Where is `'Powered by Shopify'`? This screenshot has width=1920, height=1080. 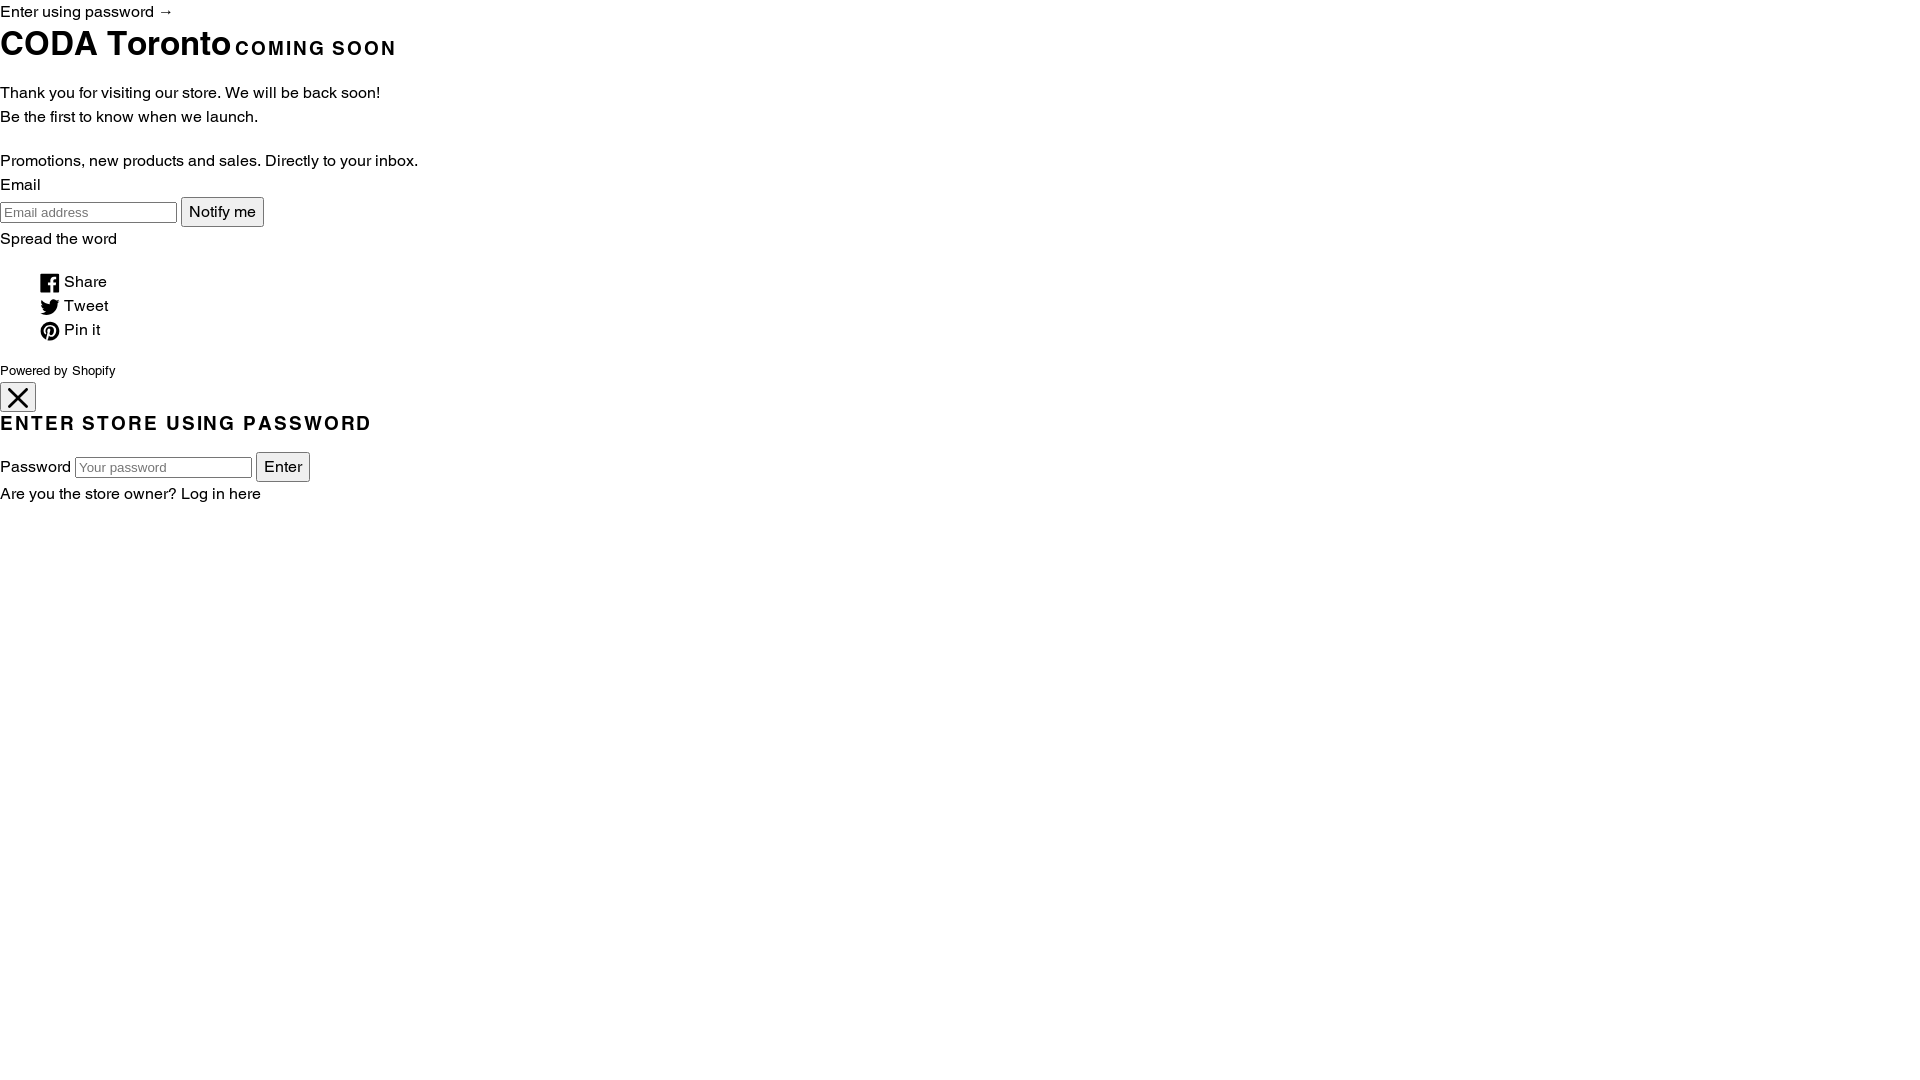 'Powered by Shopify' is located at coordinates (57, 370).